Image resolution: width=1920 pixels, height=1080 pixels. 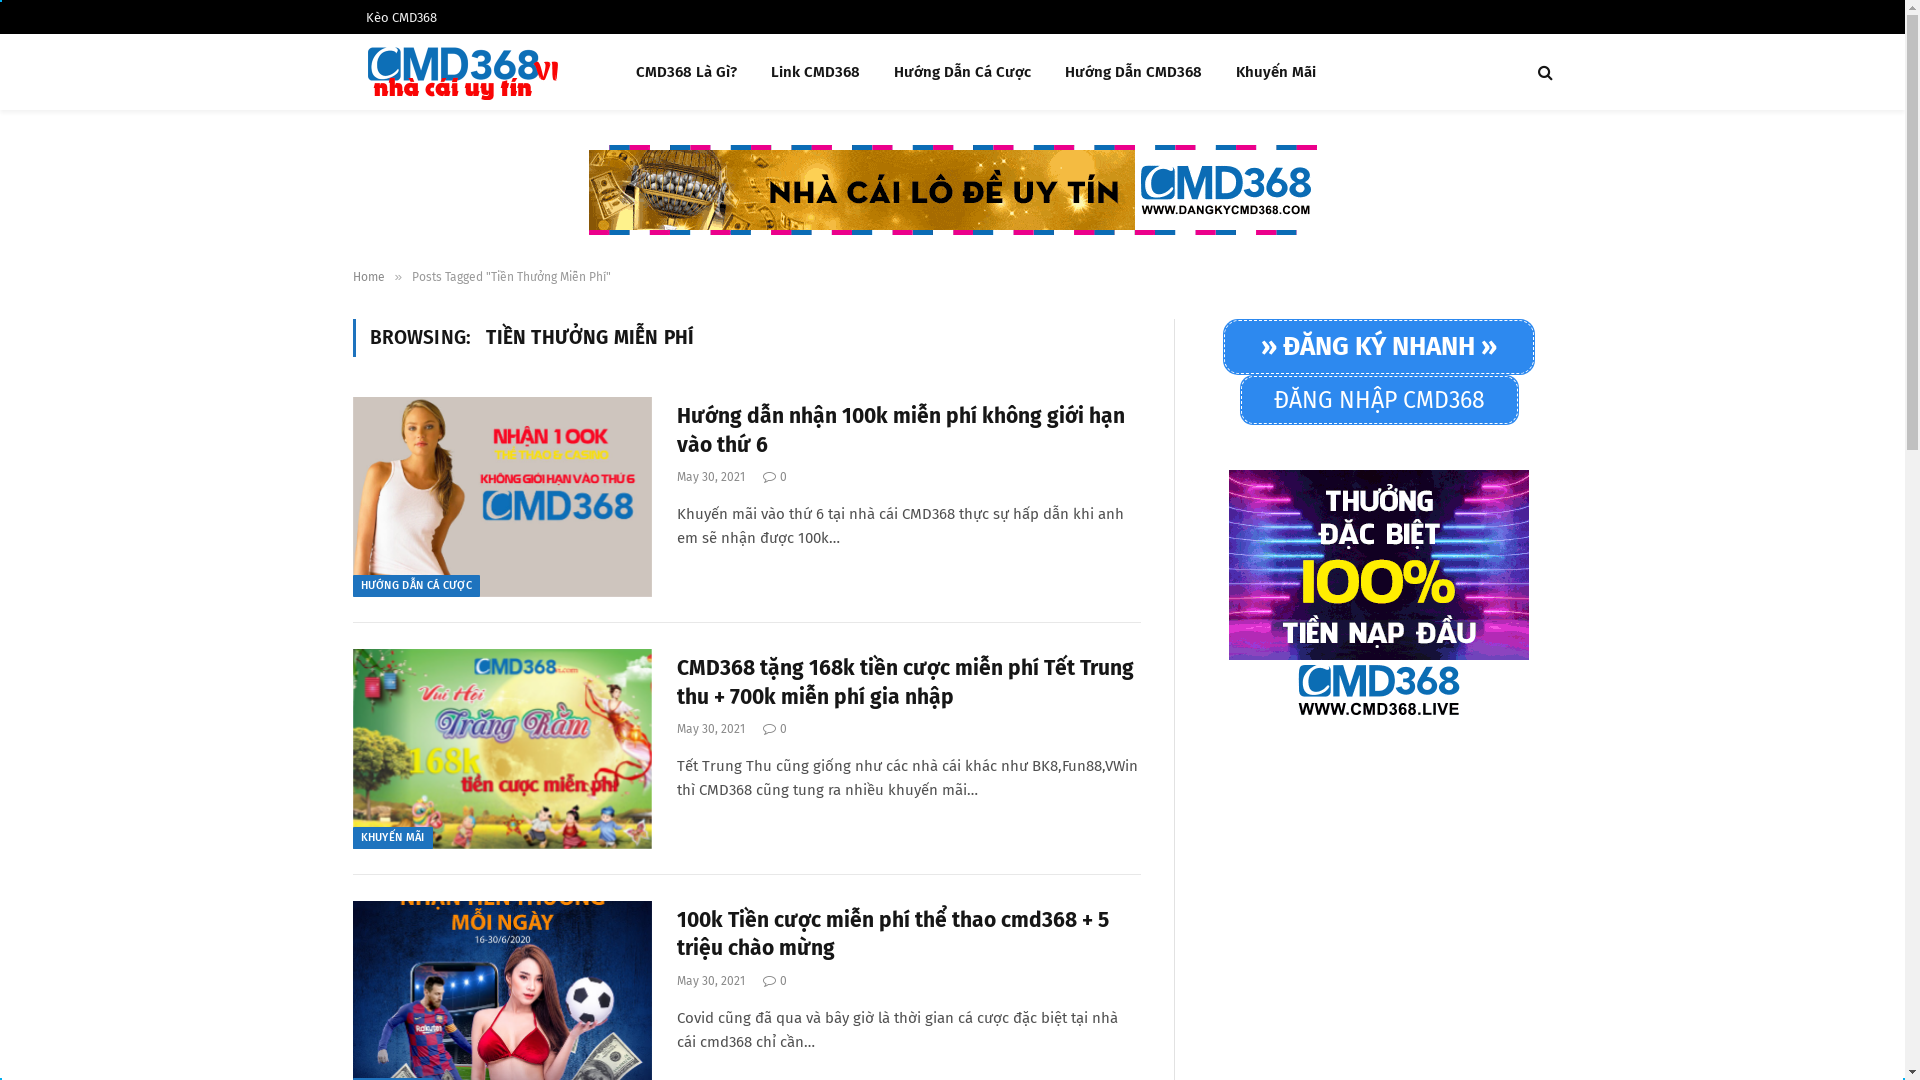 I want to click on 'Search', so click(x=1542, y=71).